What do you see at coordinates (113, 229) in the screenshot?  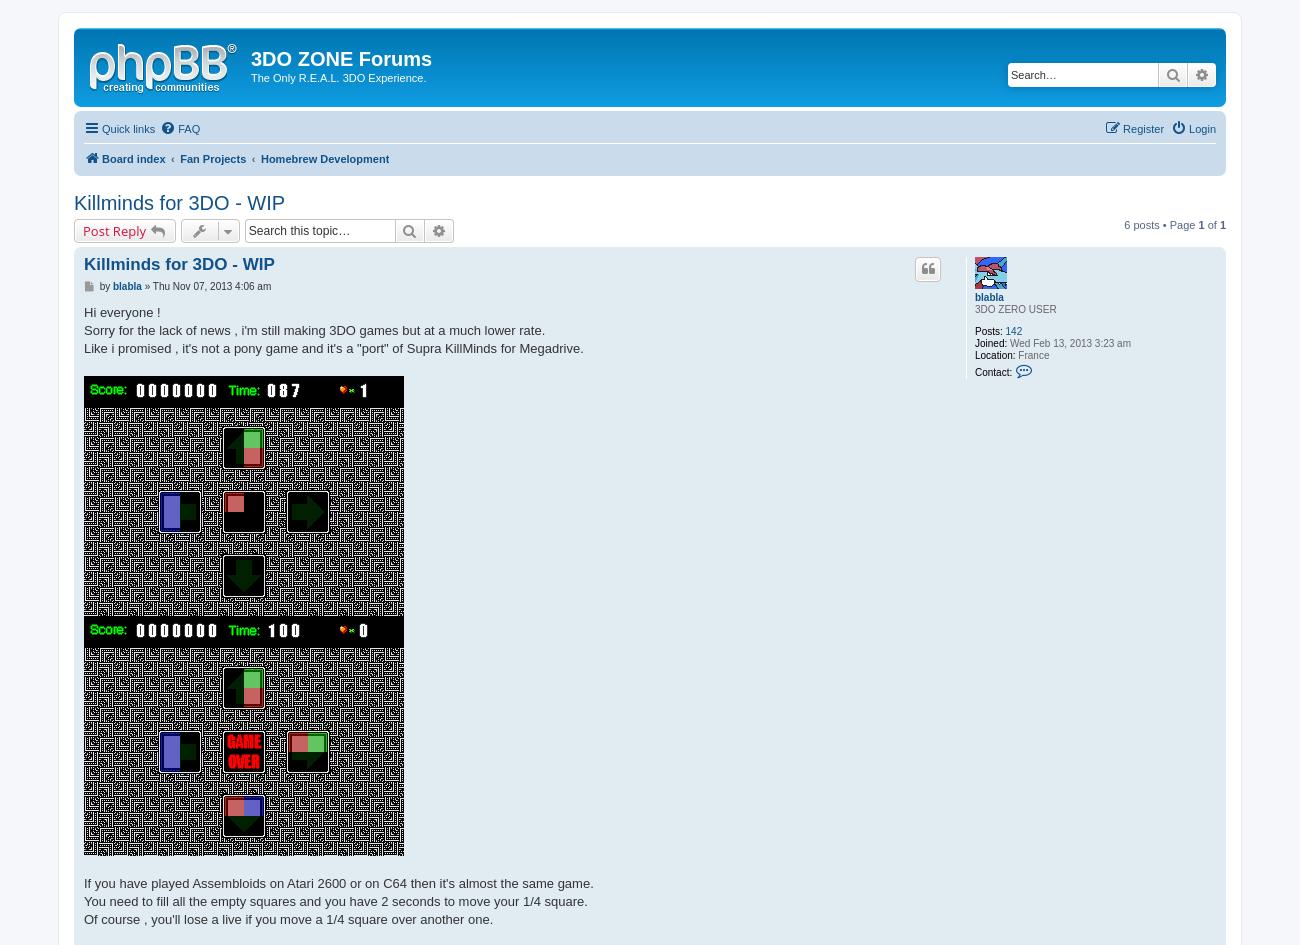 I see `'Post Reply'` at bounding box center [113, 229].